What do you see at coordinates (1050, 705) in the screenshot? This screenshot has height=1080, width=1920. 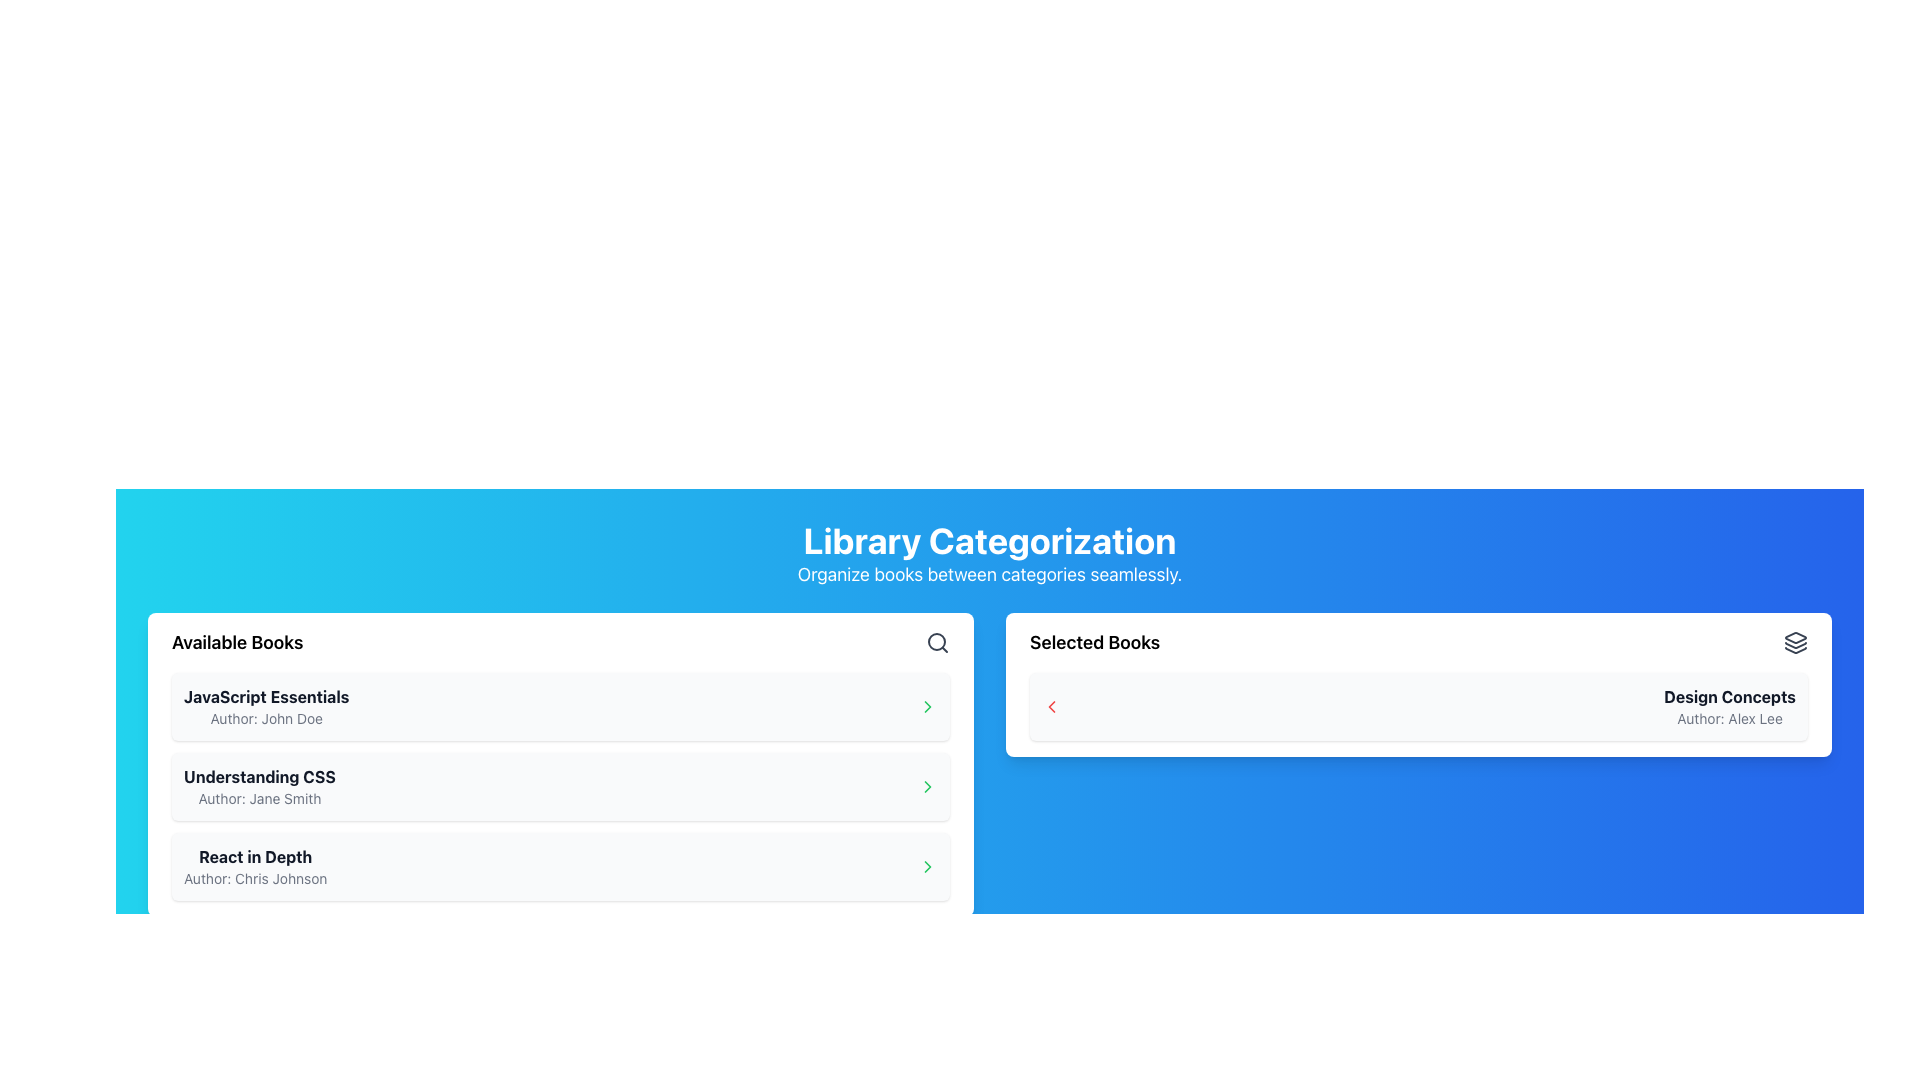 I see `the left-pointing chevron icon in the 'Selected Books' section` at bounding box center [1050, 705].